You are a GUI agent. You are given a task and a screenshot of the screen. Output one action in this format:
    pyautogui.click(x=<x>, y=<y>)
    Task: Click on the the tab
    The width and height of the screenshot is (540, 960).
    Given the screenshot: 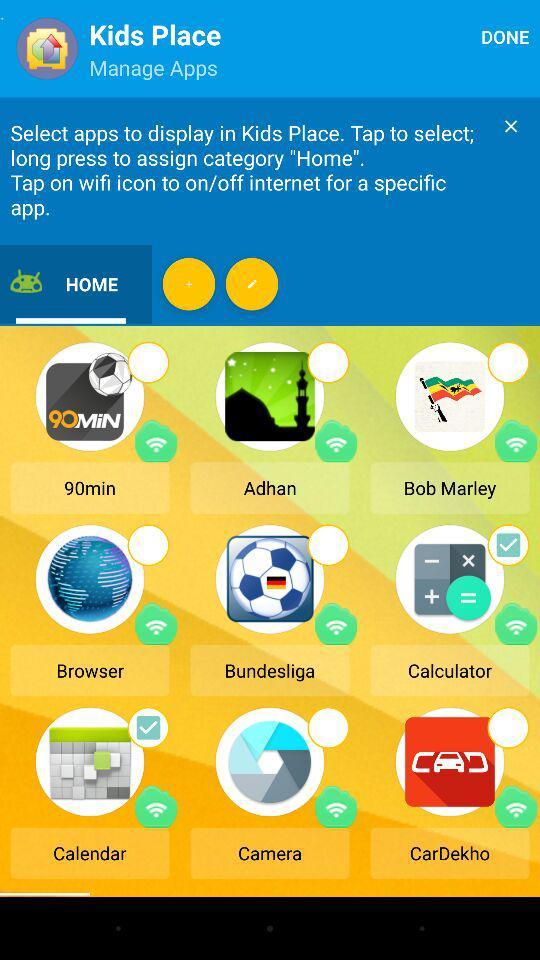 What is the action you would take?
    pyautogui.click(x=511, y=125)
    